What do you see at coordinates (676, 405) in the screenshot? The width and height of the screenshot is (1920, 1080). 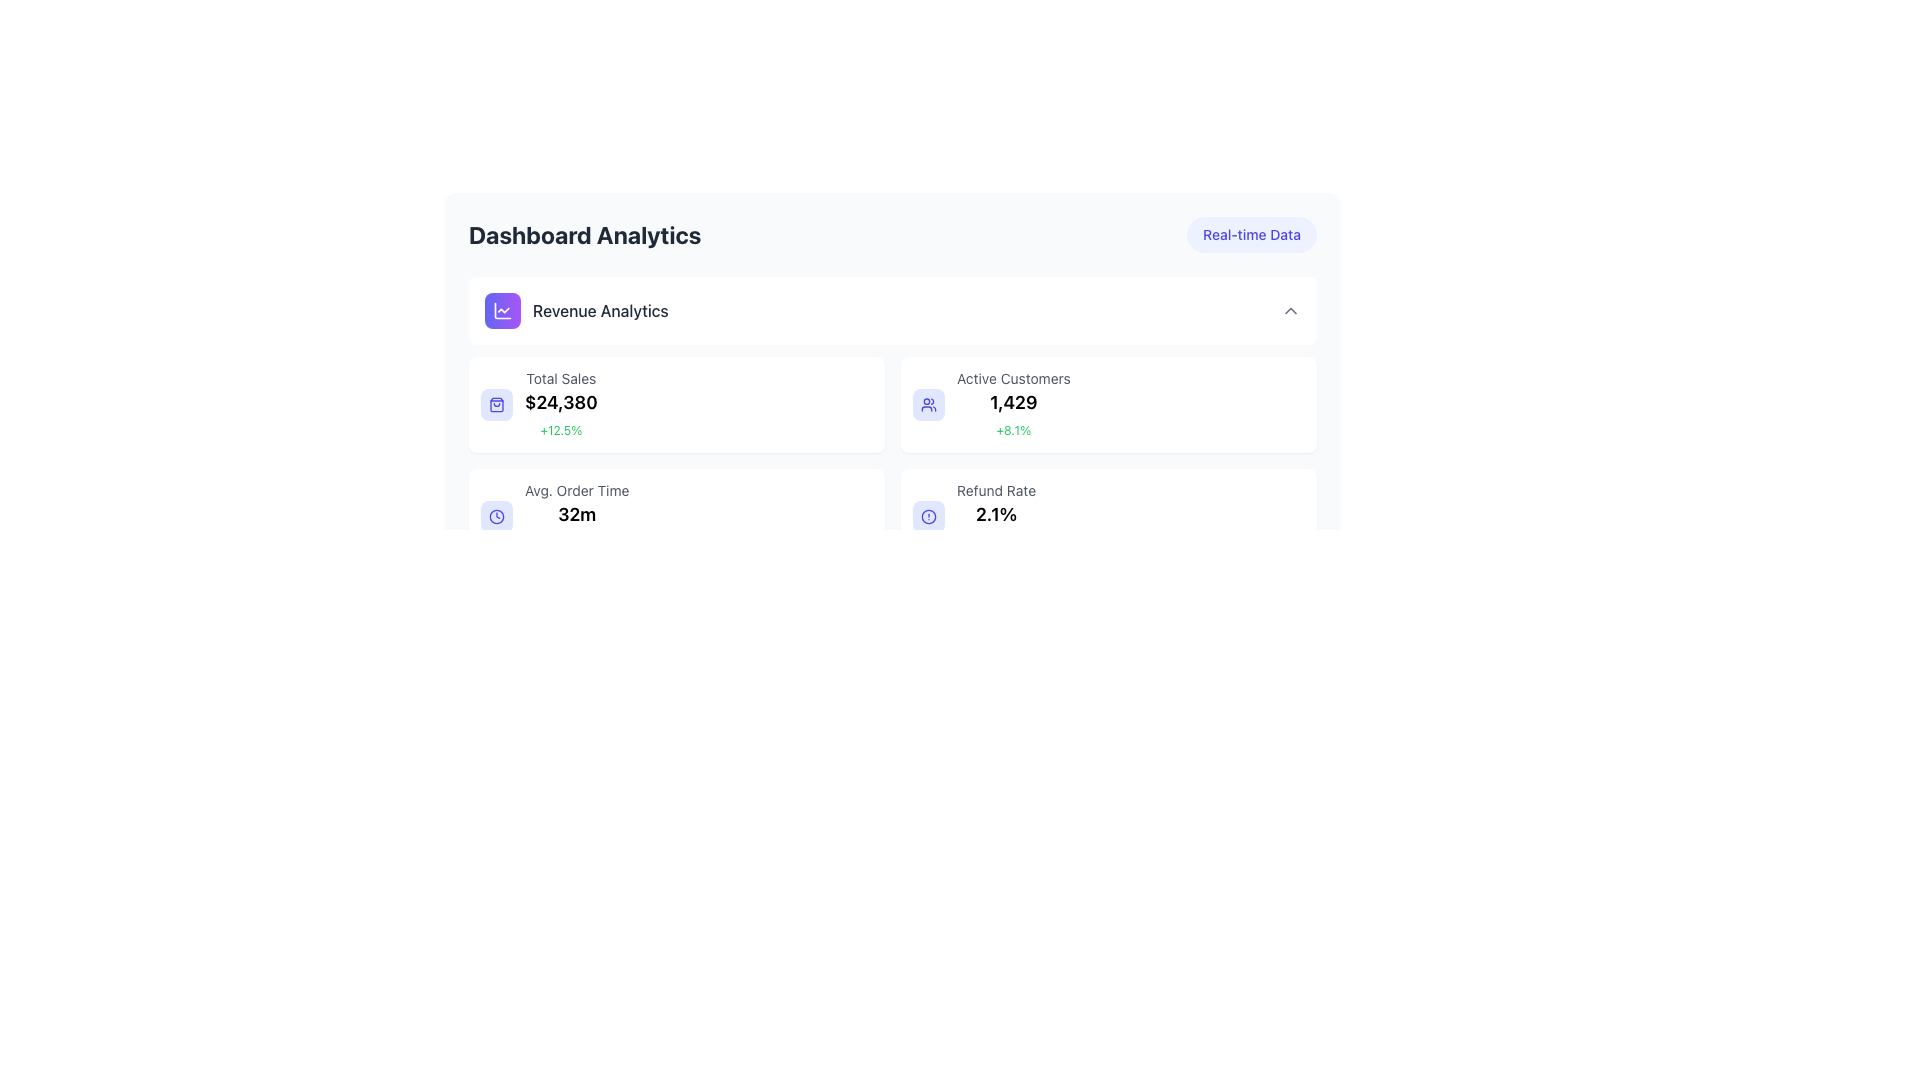 I see `the first card in the top-left quadrant displaying sales metrics to potentially view additional information` at bounding box center [676, 405].